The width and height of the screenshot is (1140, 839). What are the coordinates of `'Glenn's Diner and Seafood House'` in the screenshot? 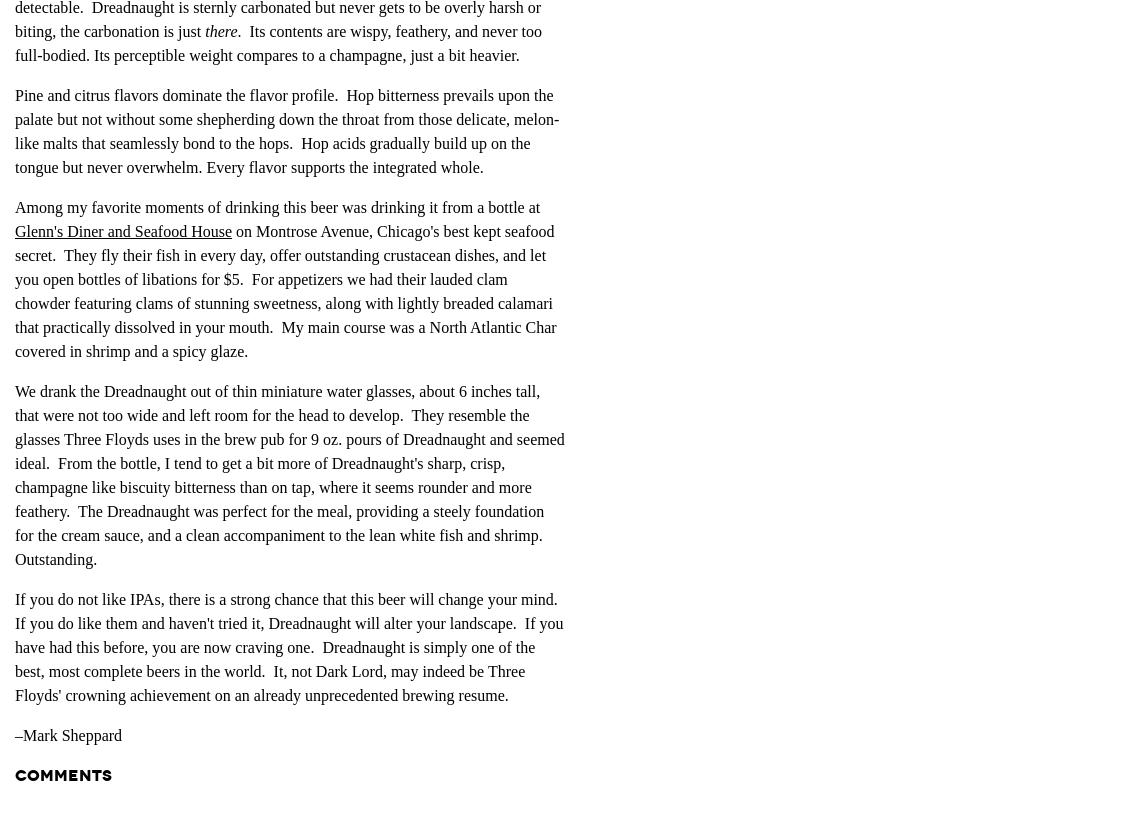 It's located at (15, 230).